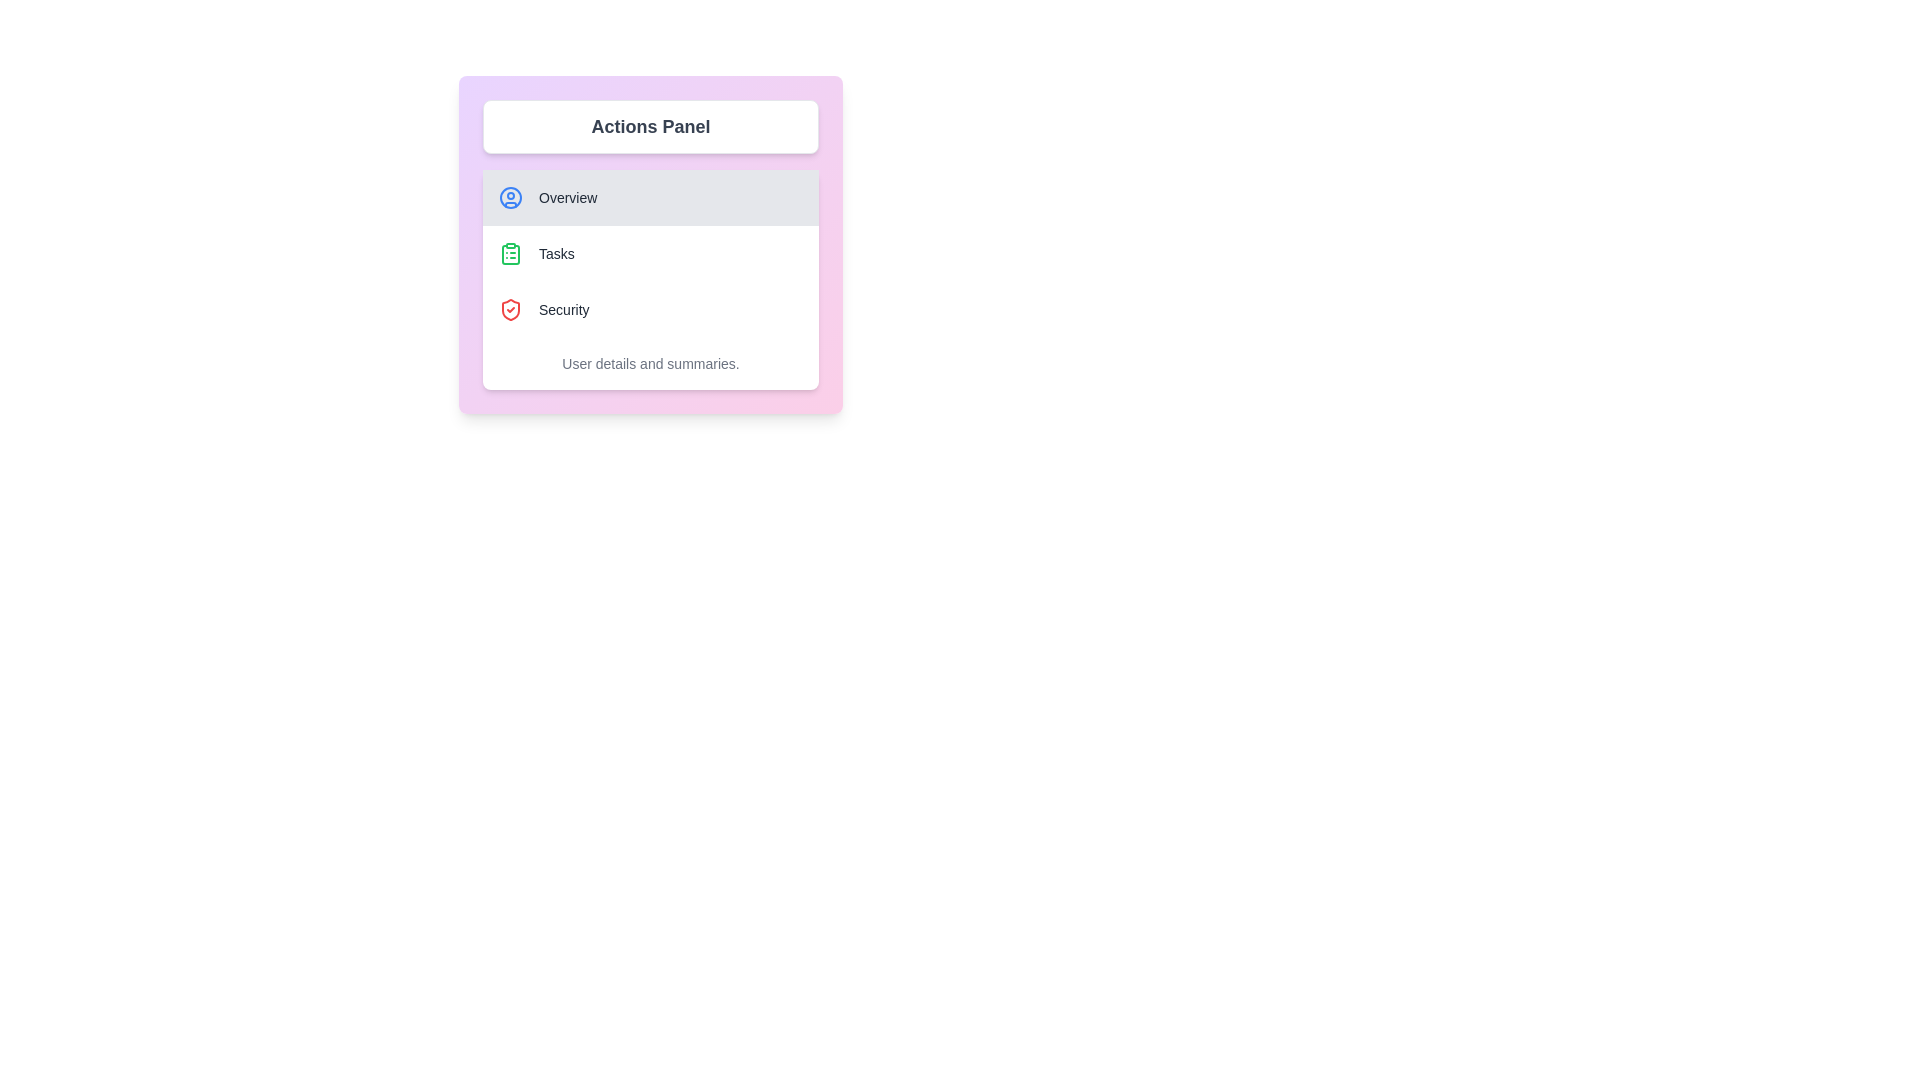 The width and height of the screenshot is (1920, 1080). What do you see at coordinates (651, 253) in the screenshot?
I see `the menu option Tasks` at bounding box center [651, 253].